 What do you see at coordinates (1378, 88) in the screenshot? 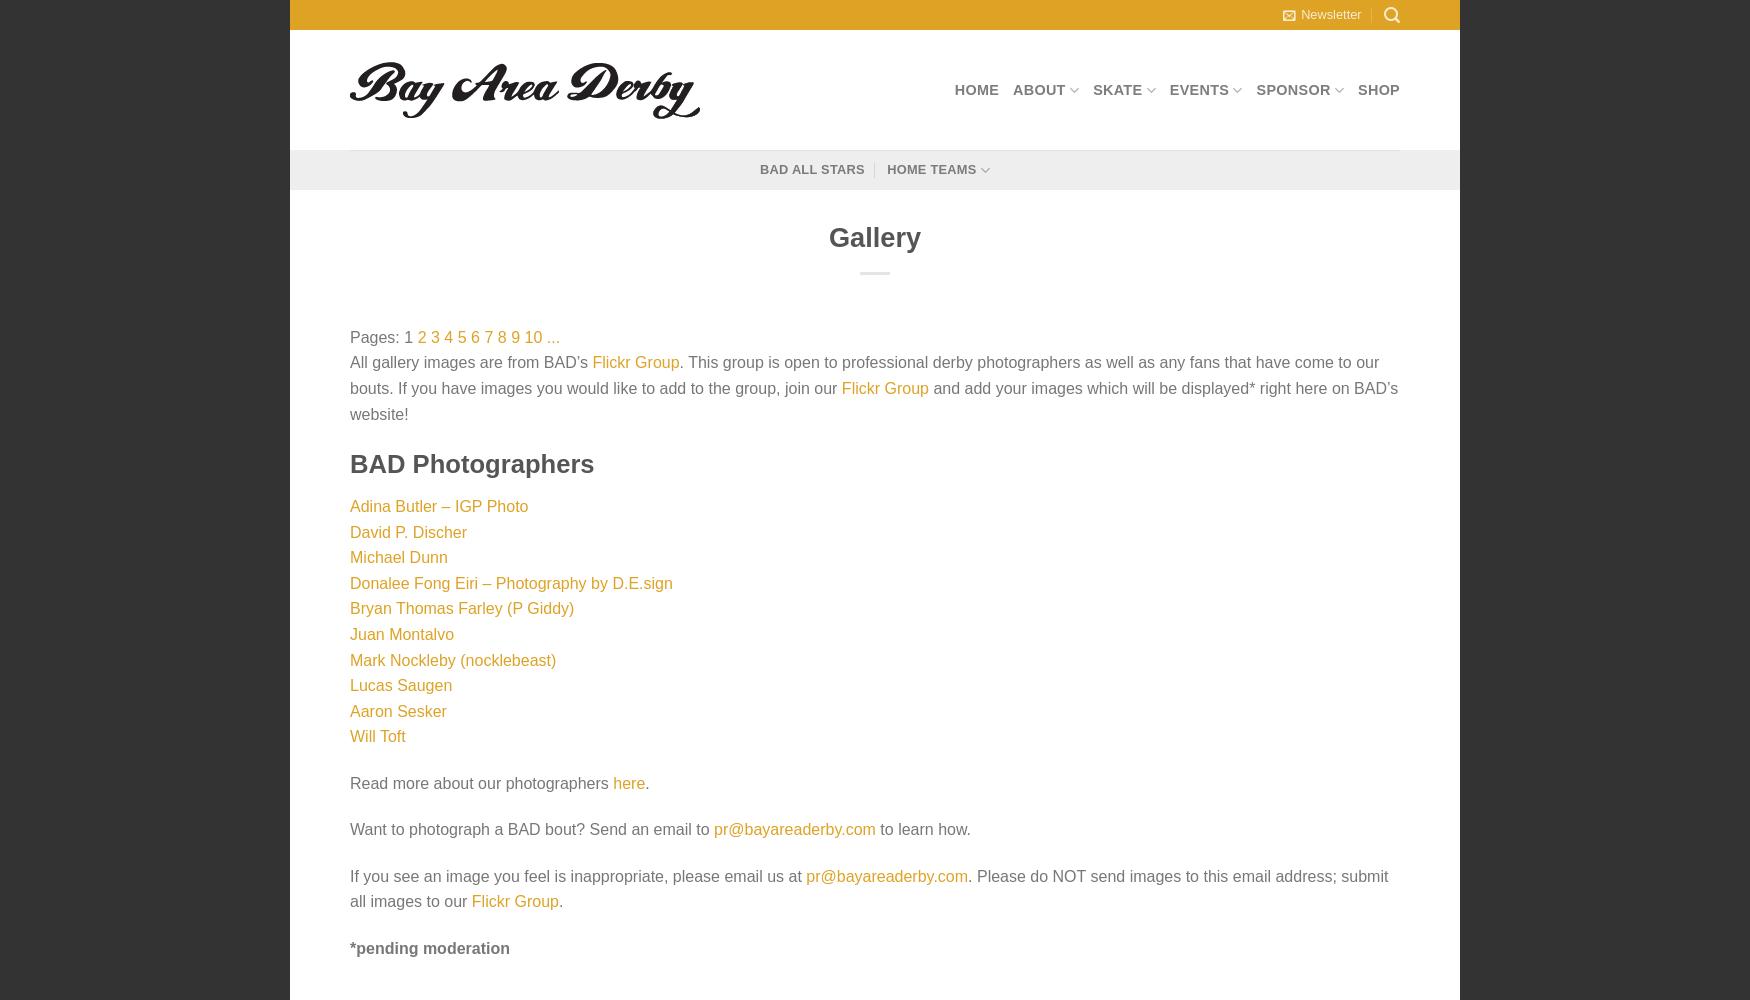
I see `'Shop'` at bounding box center [1378, 88].